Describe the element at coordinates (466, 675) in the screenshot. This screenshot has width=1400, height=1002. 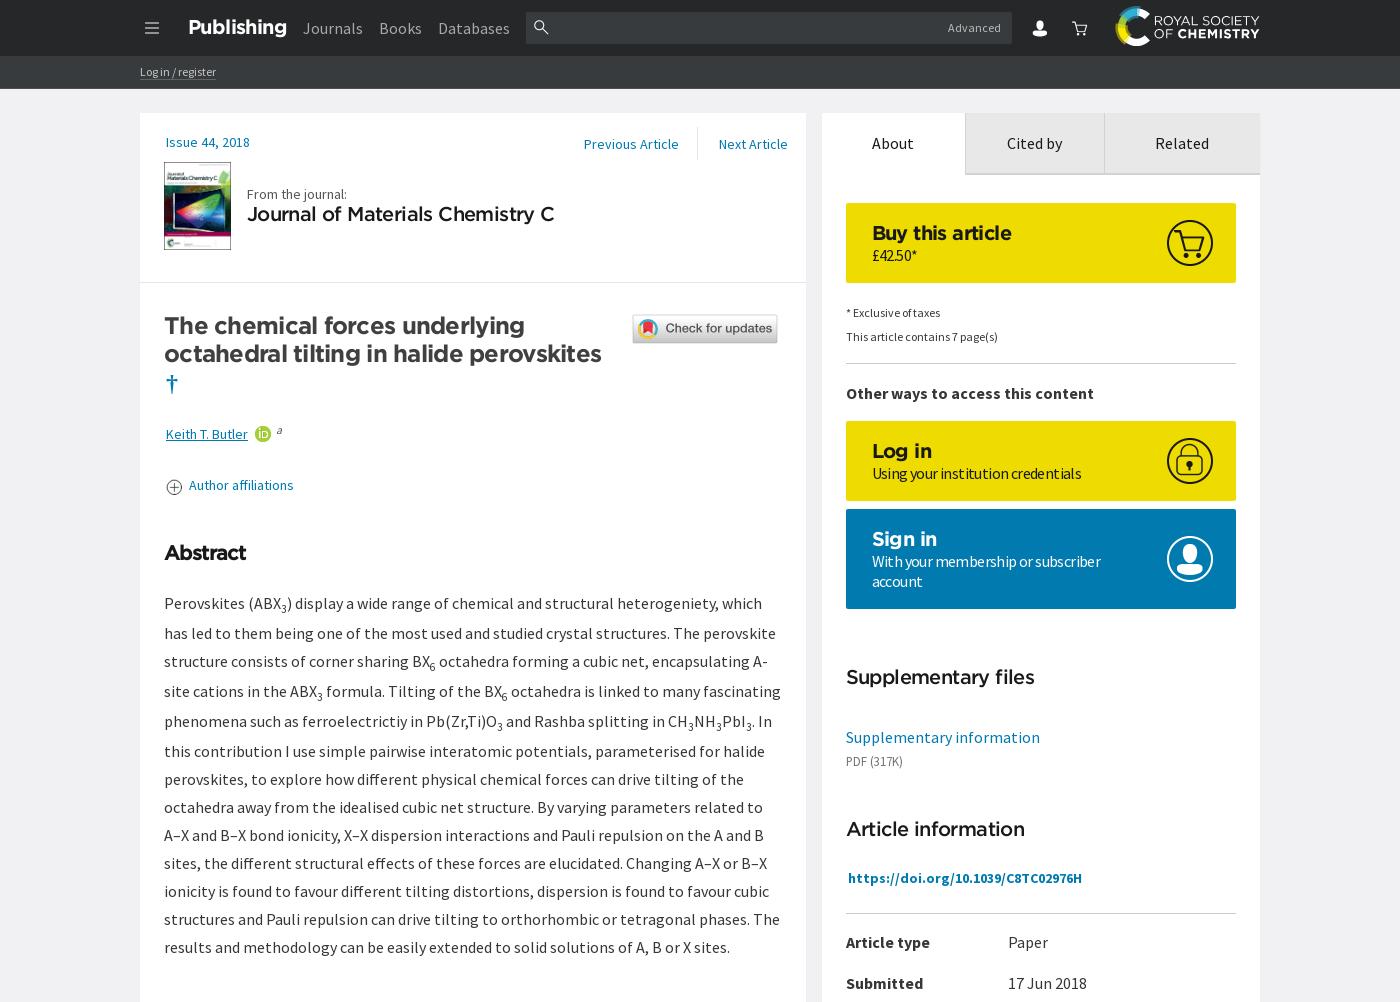
I see `'octahedra forming a cubic net, encapsulating A-site cations in the ABX'` at that location.